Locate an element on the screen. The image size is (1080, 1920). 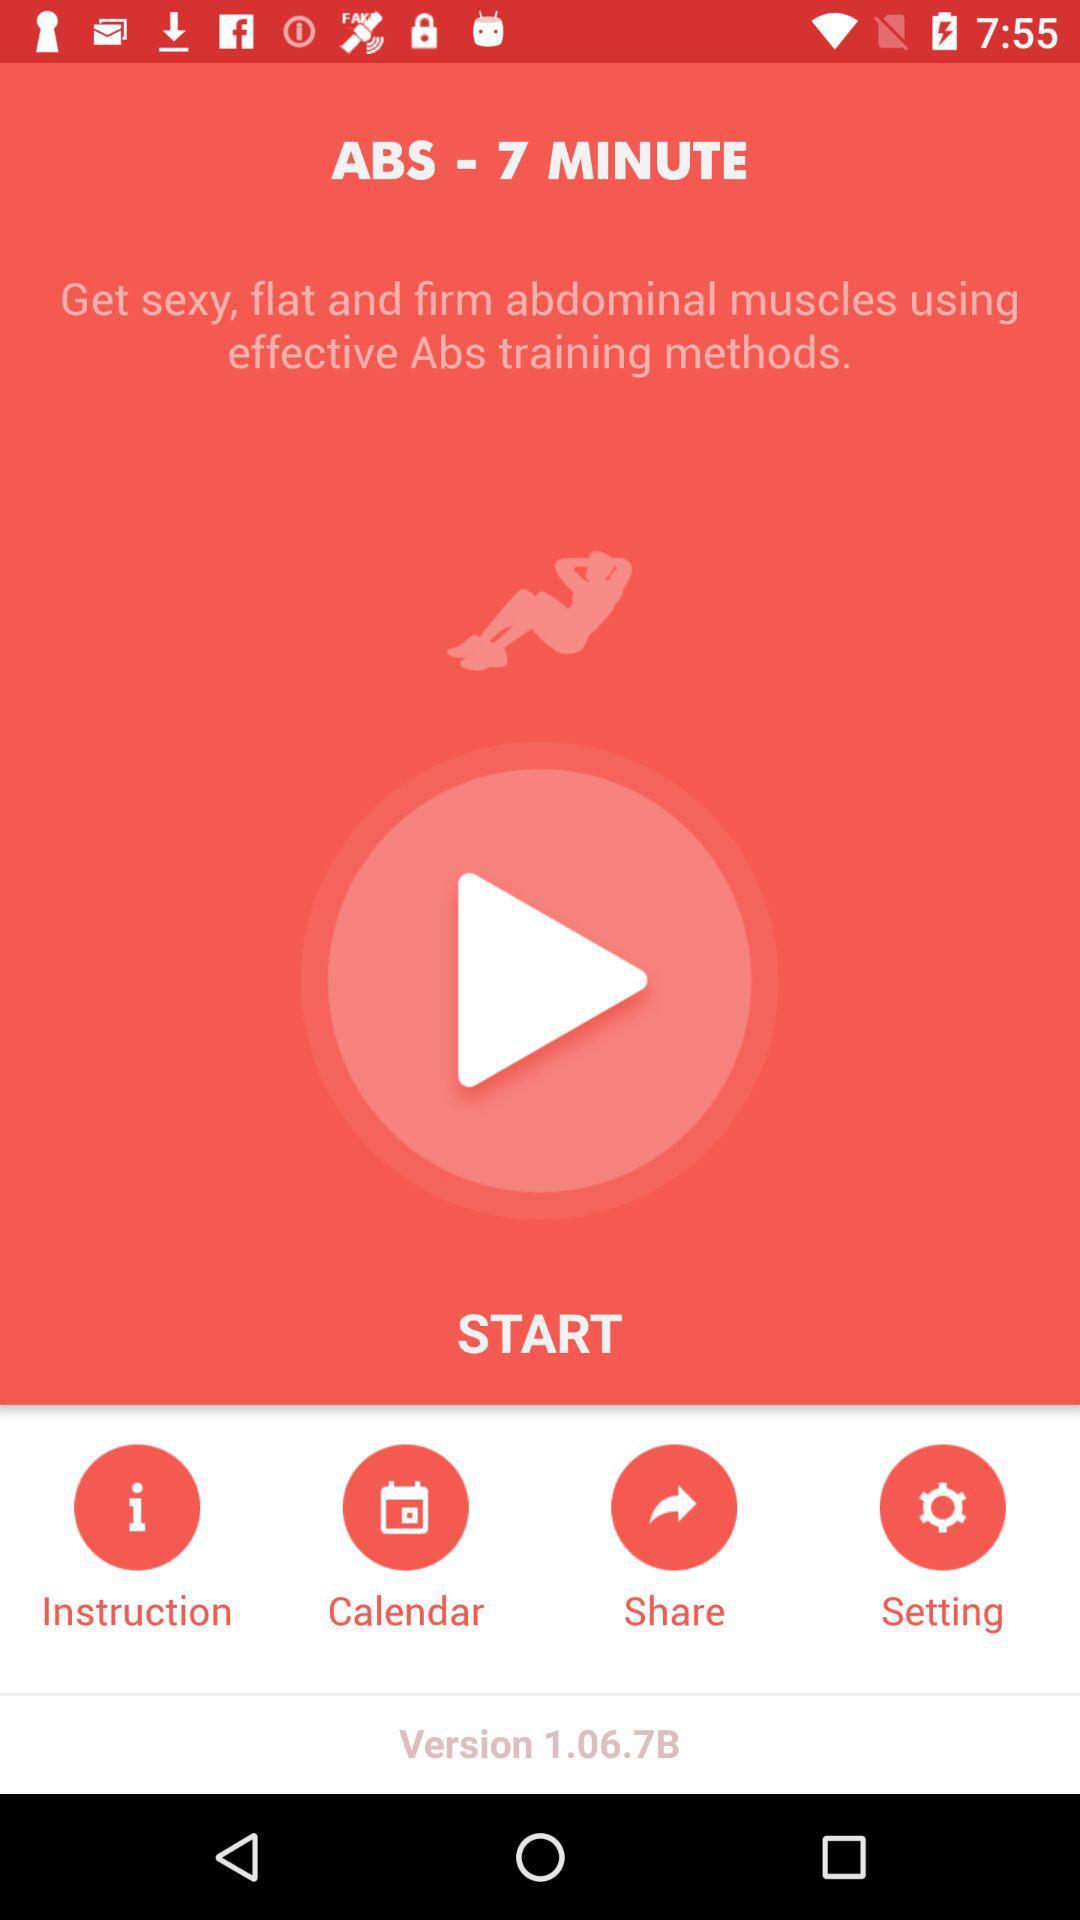
the item next to the calendar icon is located at coordinates (136, 1539).